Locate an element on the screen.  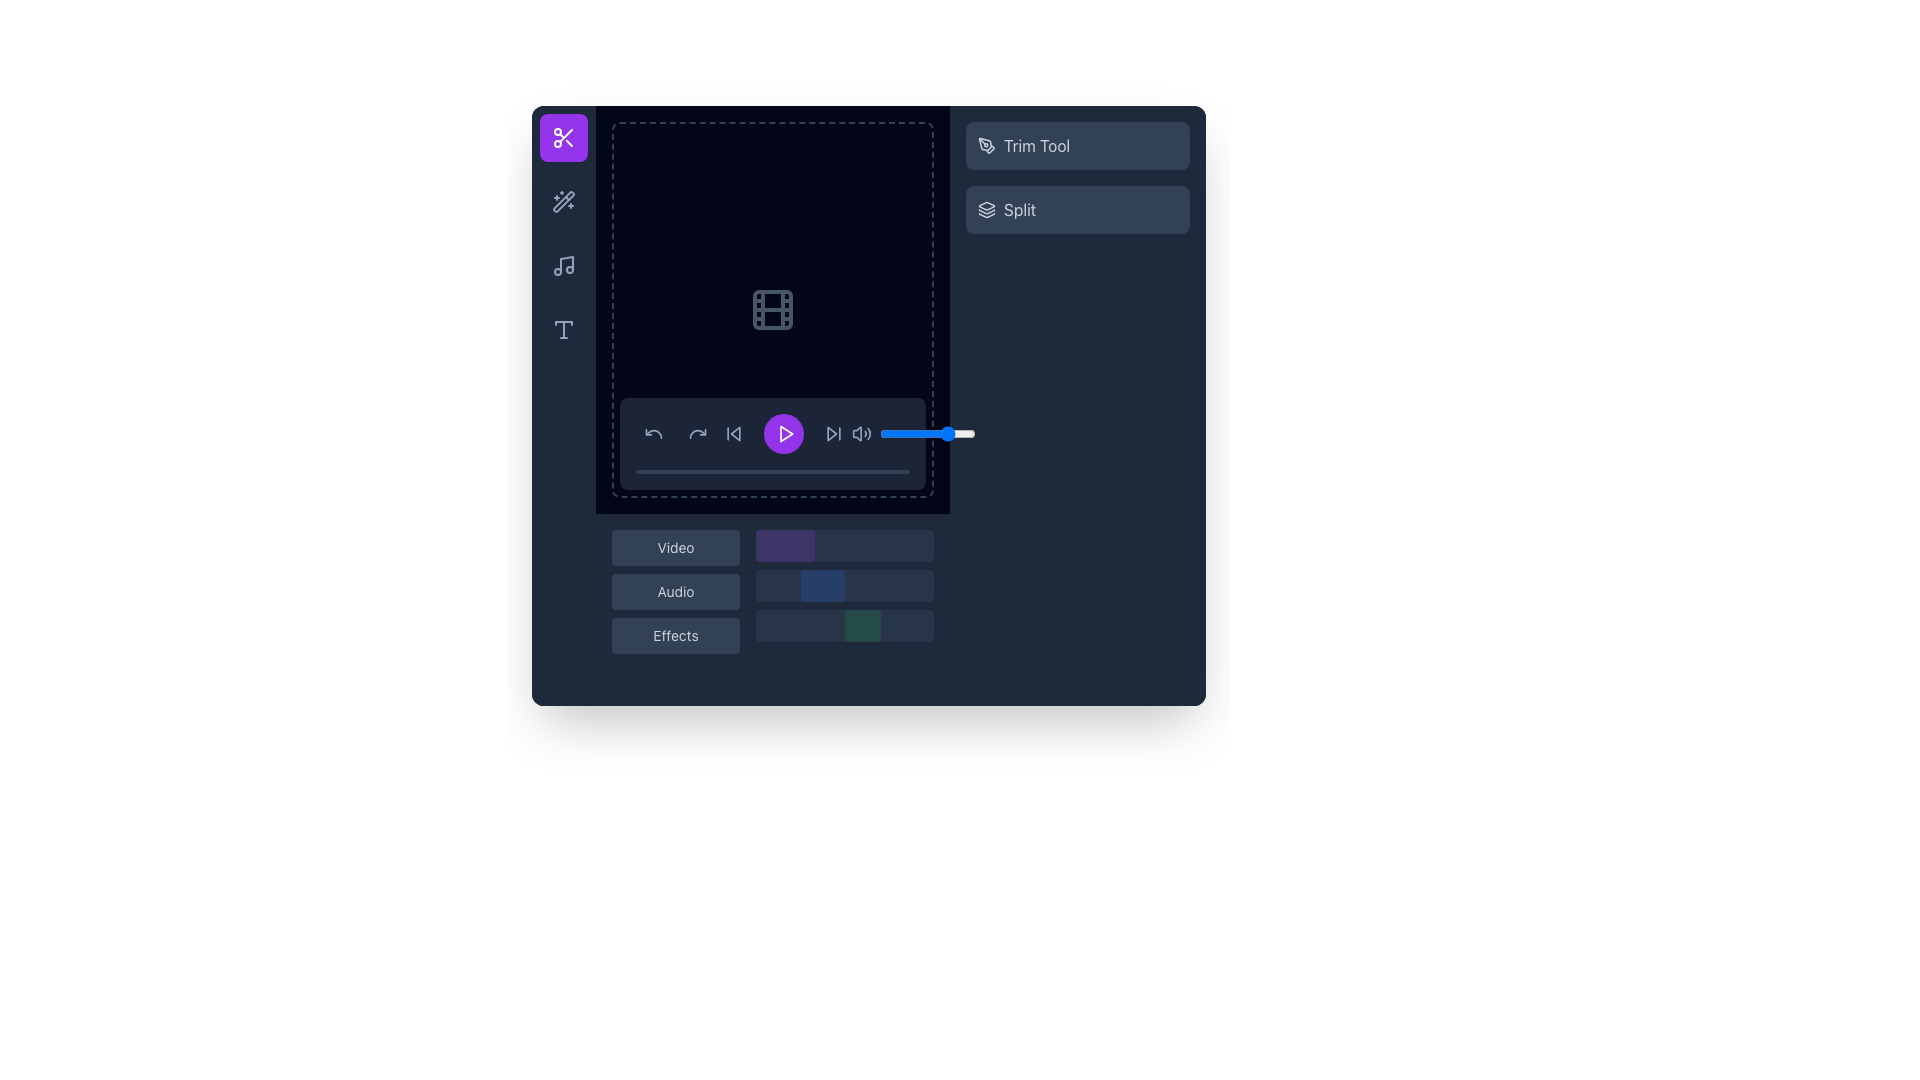
the undo button, which is the first button in a row of action controls at the bottom-left corner of the interface, featuring a curved arrow pointing to the left is located at coordinates (653, 433).